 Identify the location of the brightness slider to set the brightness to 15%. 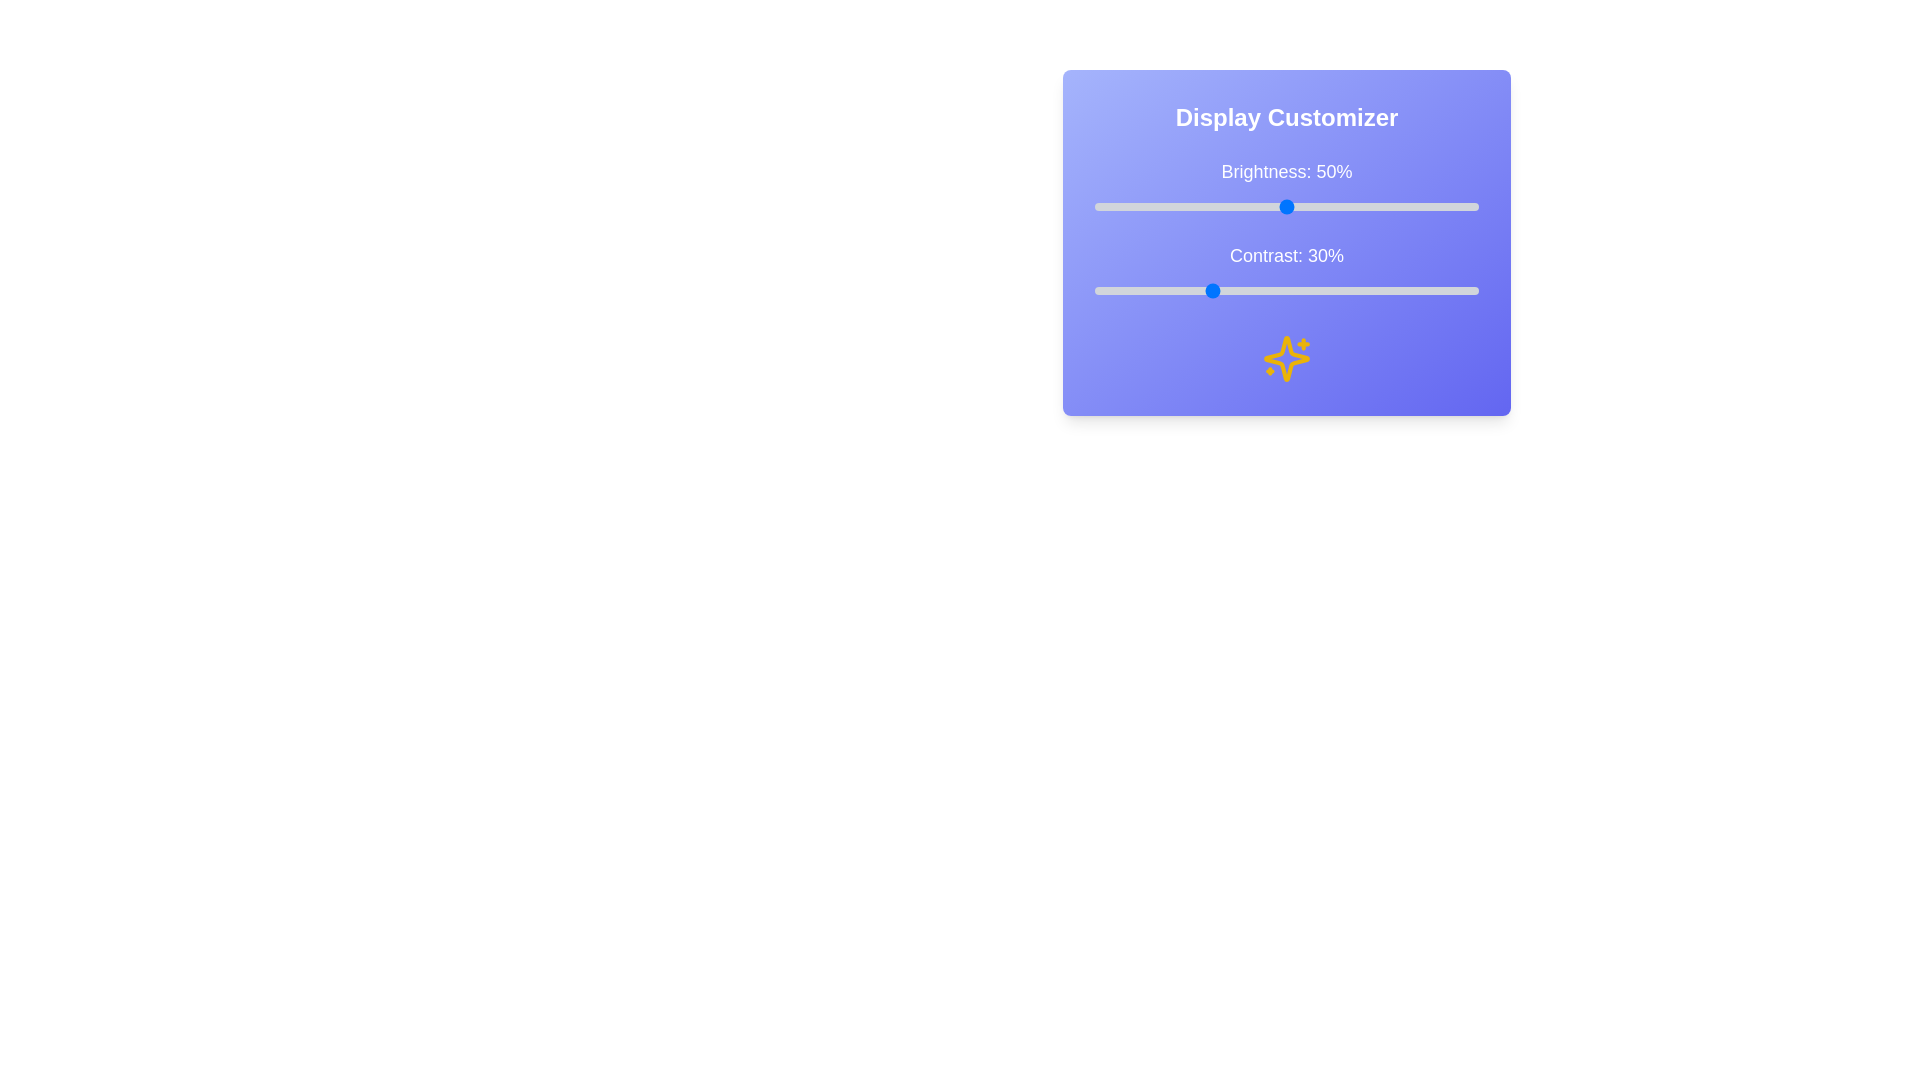
(1152, 207).